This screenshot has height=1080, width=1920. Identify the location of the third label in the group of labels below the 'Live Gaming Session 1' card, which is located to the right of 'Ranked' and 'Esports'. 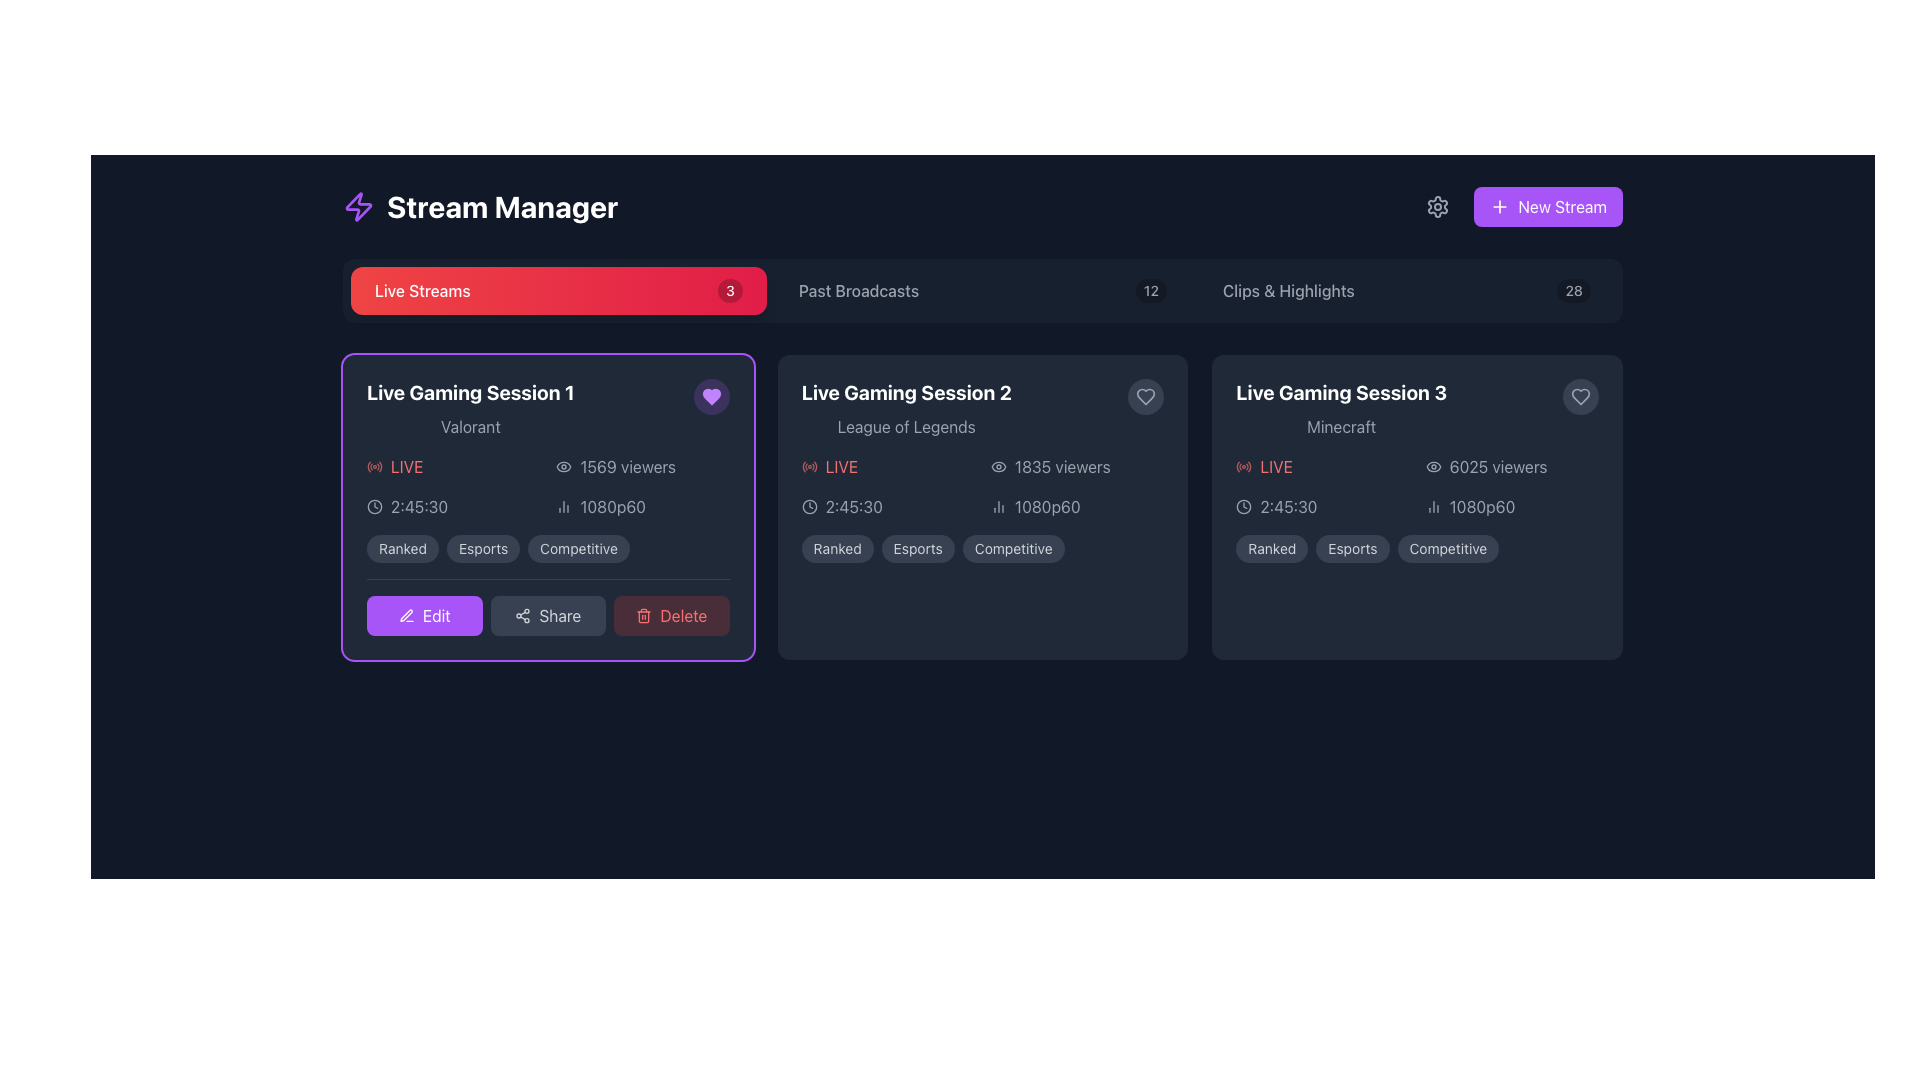
(578, 548).